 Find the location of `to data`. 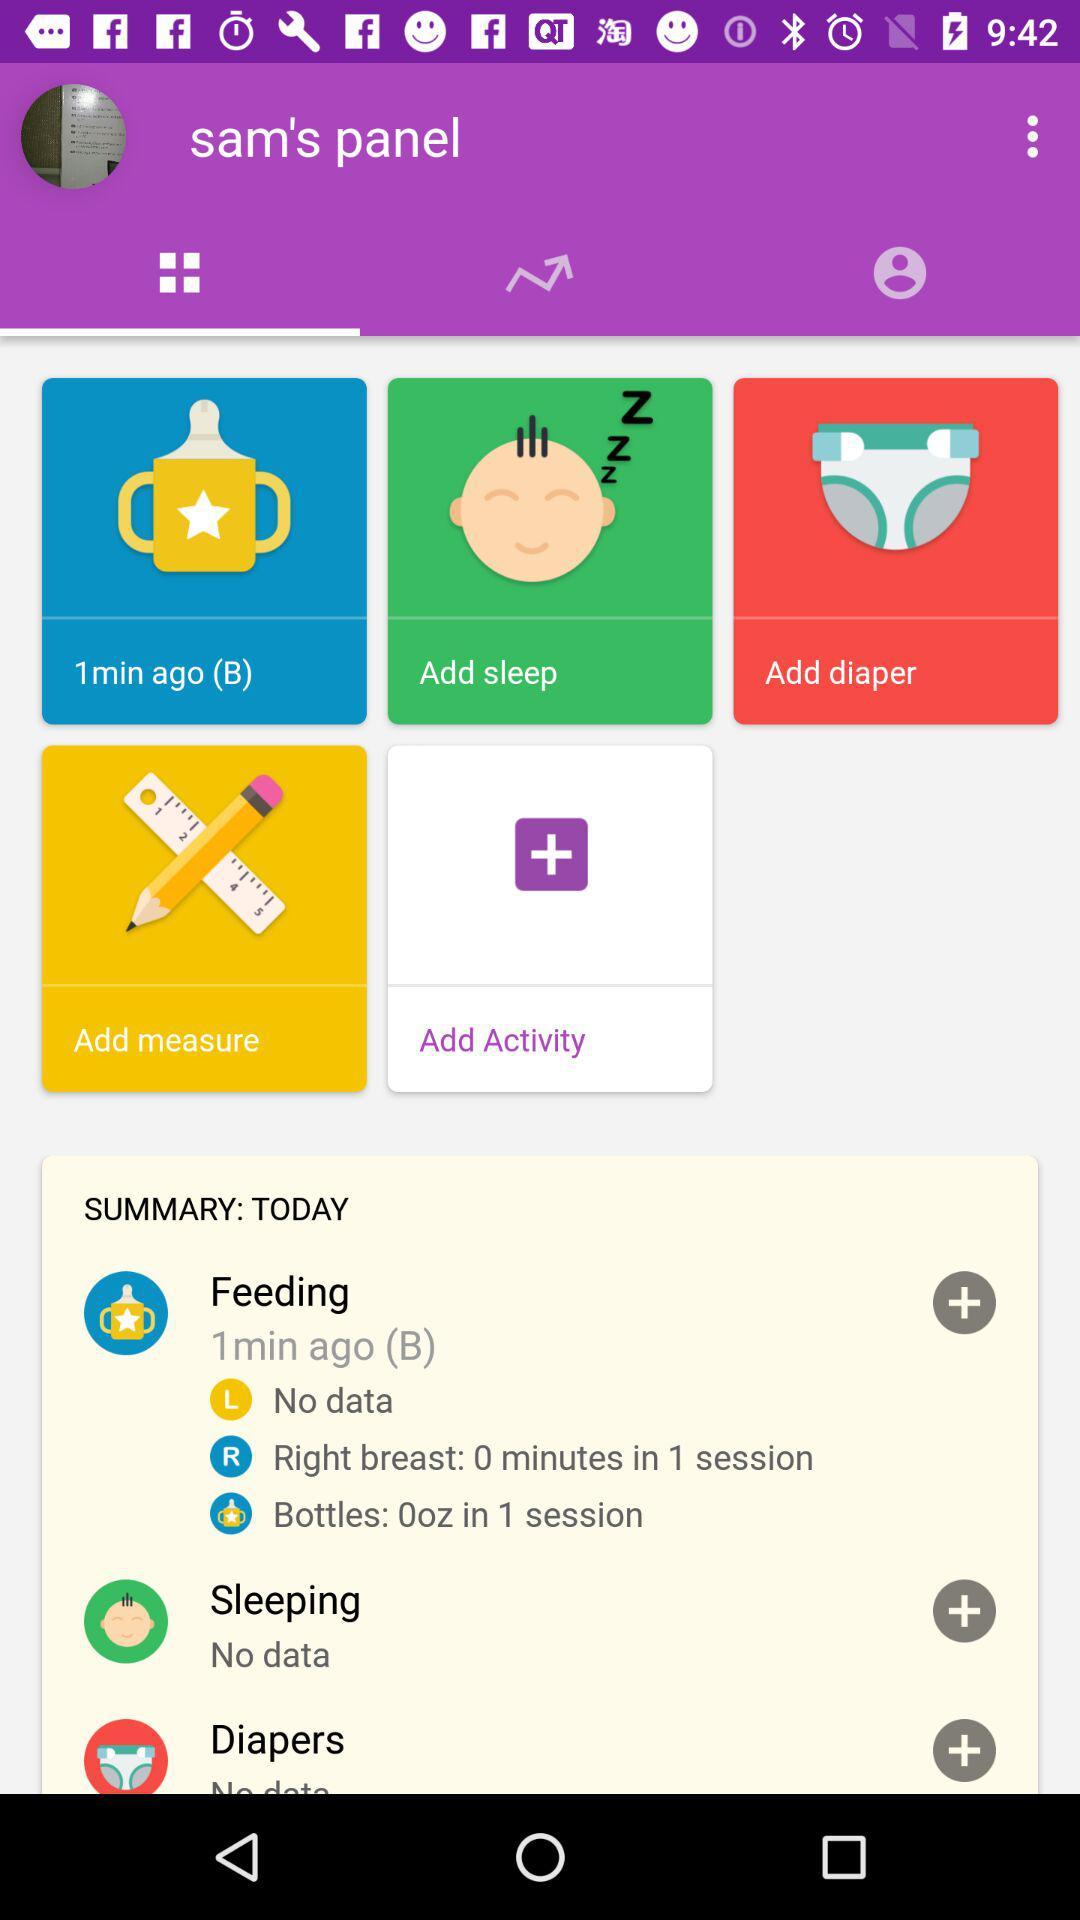

to data is located at coordinates (963, 1611).